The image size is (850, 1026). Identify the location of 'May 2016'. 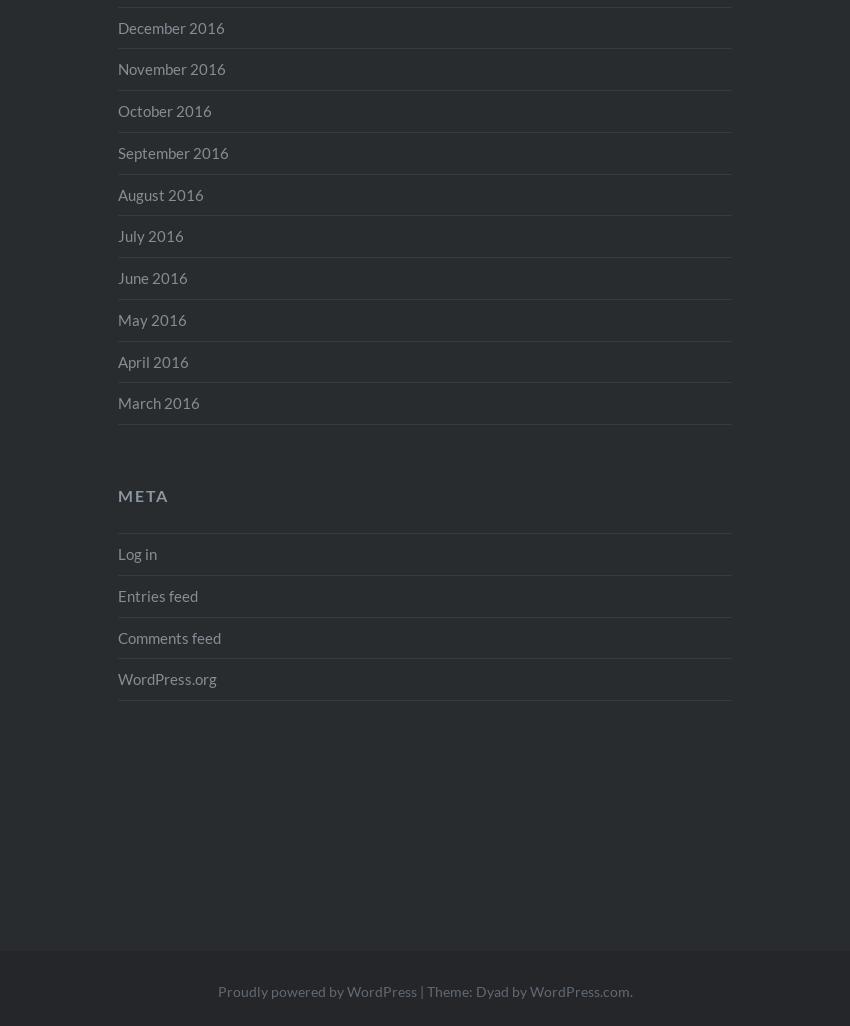
(152, 318).